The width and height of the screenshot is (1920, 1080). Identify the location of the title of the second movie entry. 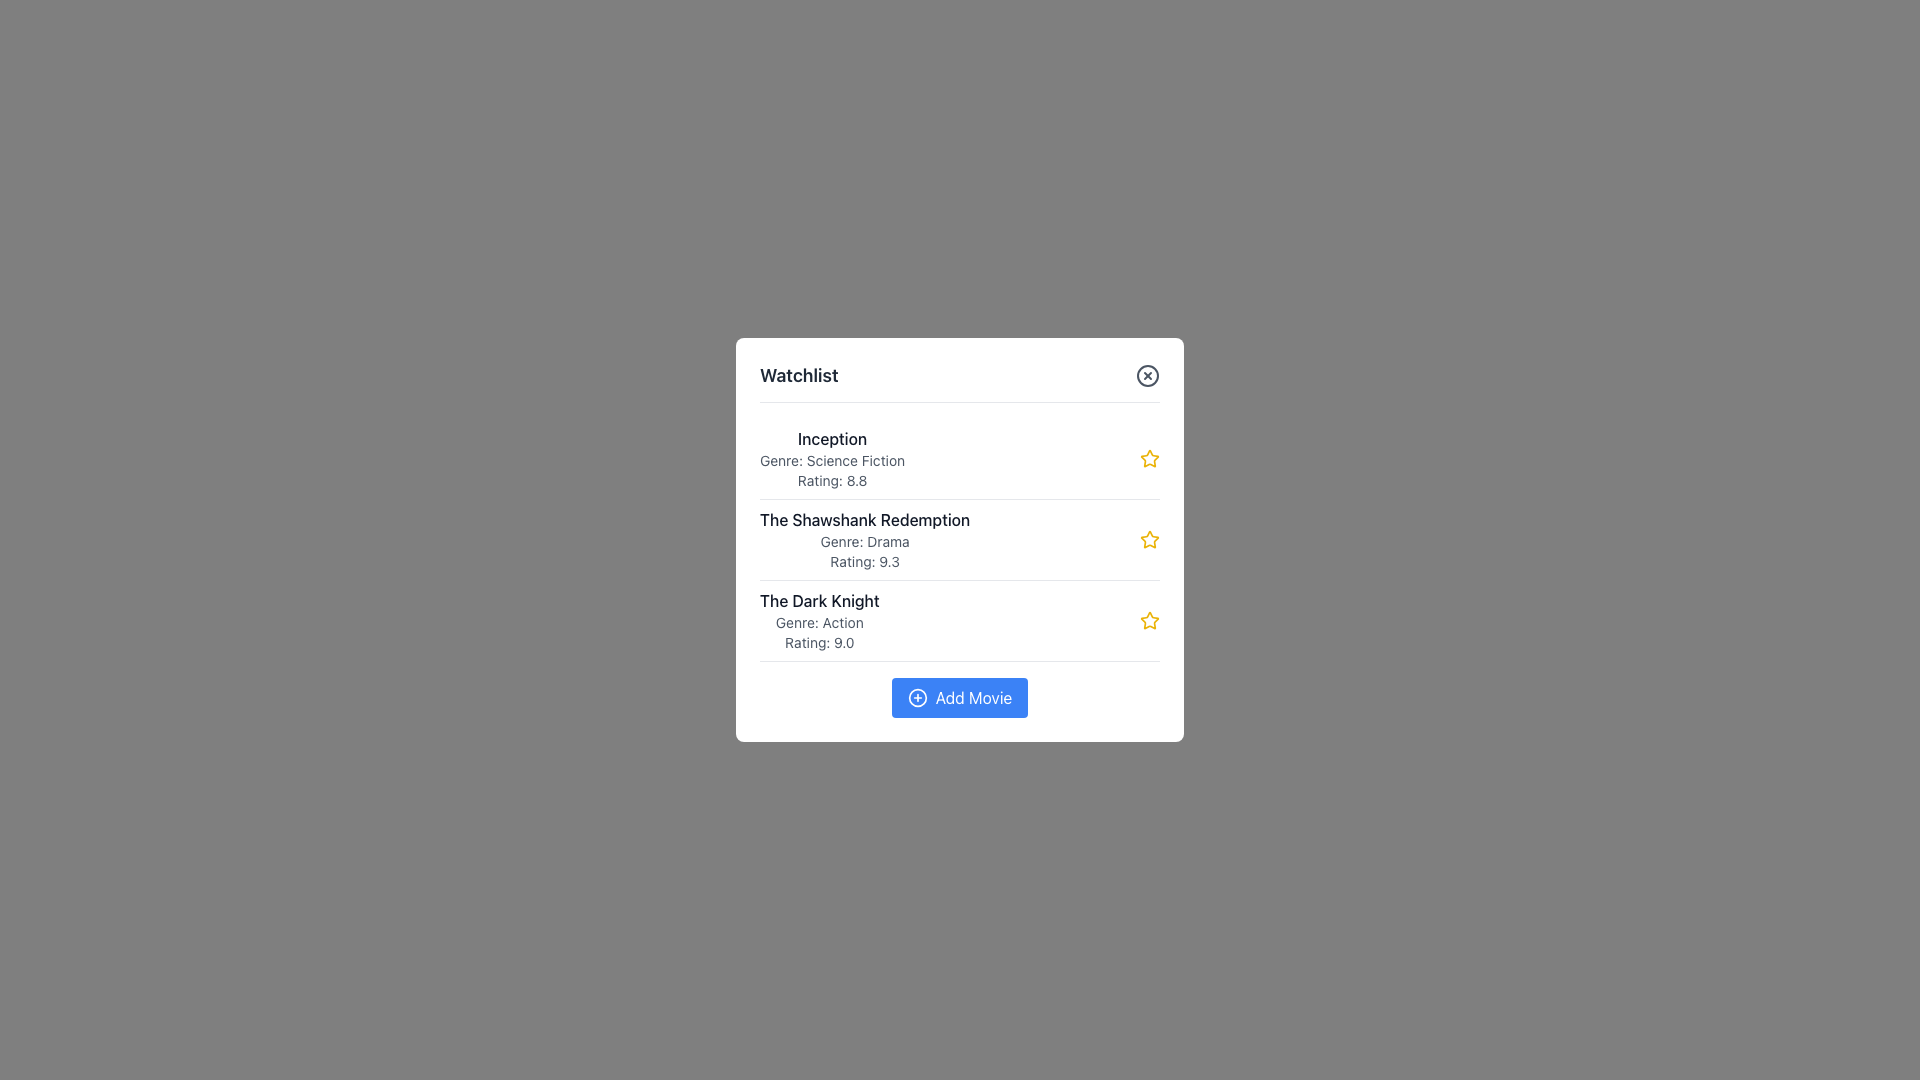
(960, 540).